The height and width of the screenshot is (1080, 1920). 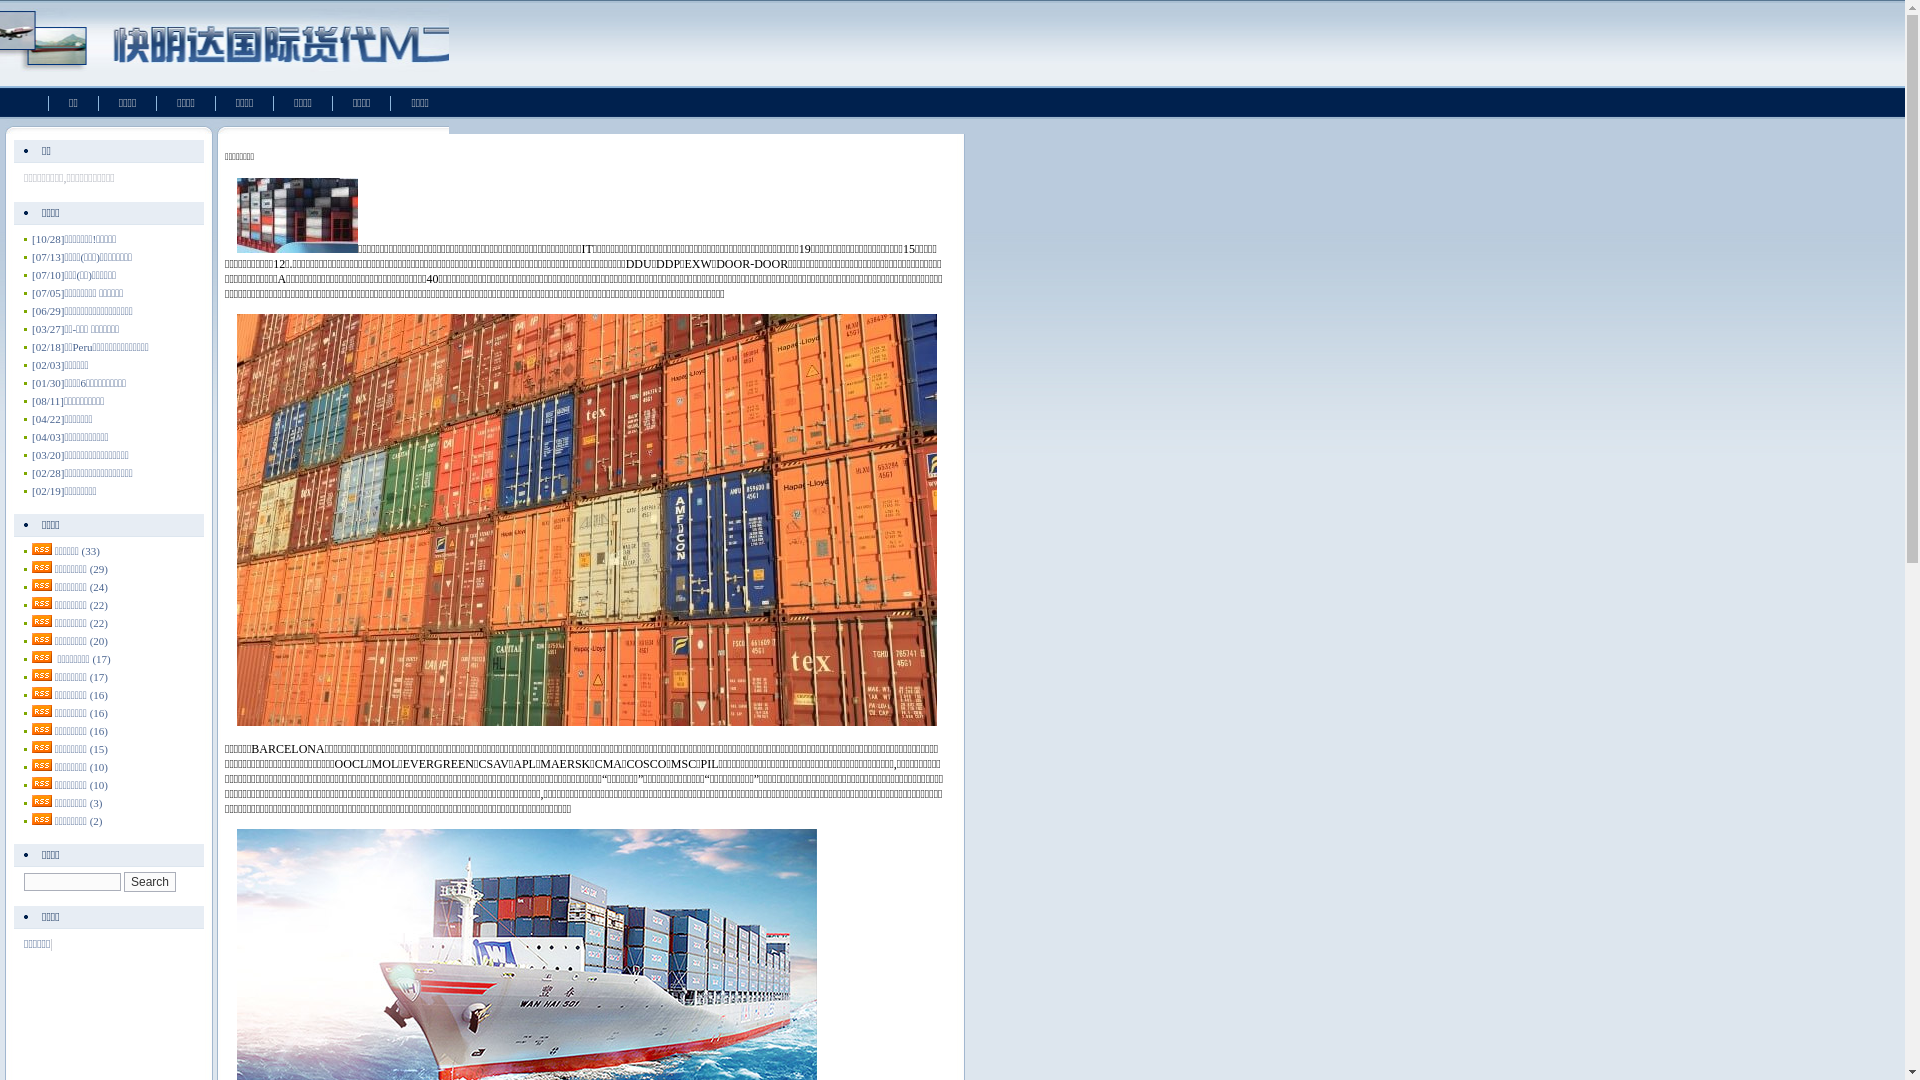 I want to click on 'rss', so click(x=42, y=601).